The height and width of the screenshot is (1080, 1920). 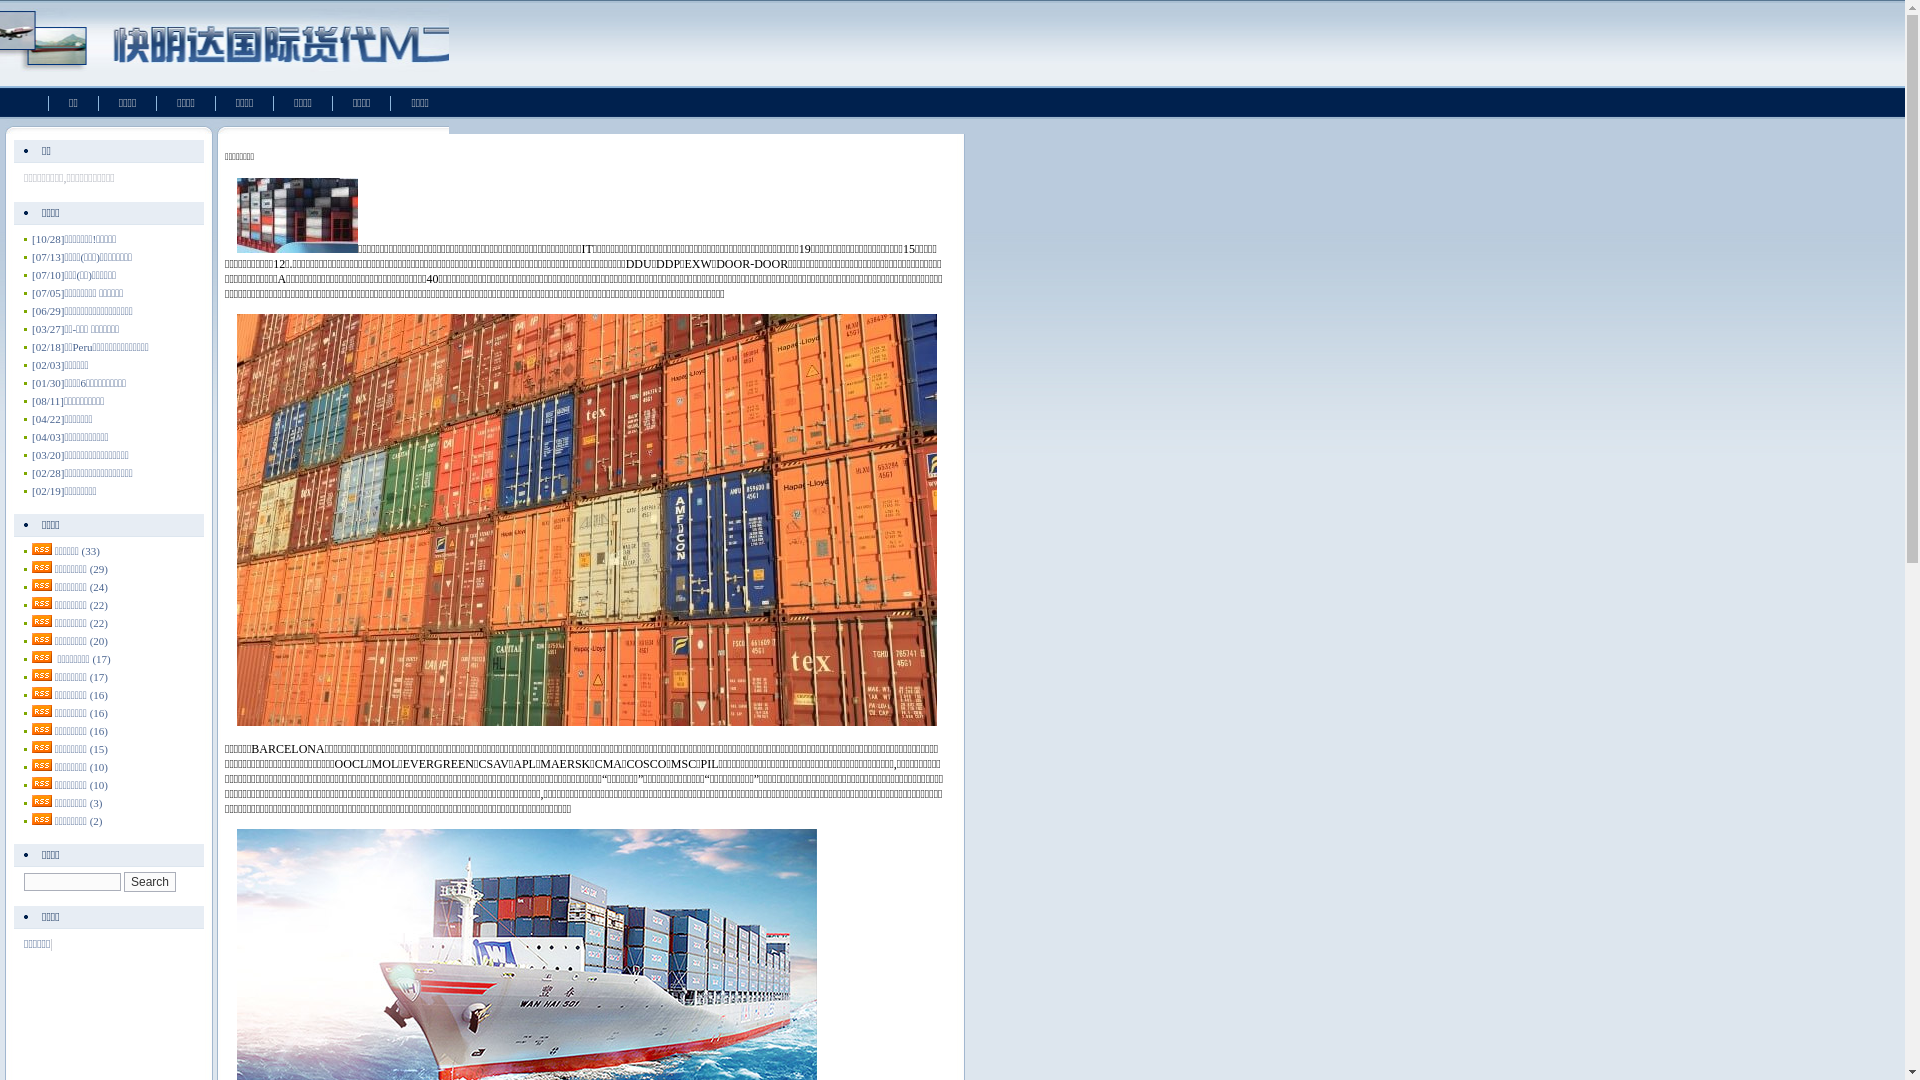 I want to click on 'rss', so click(x=42, y=601).